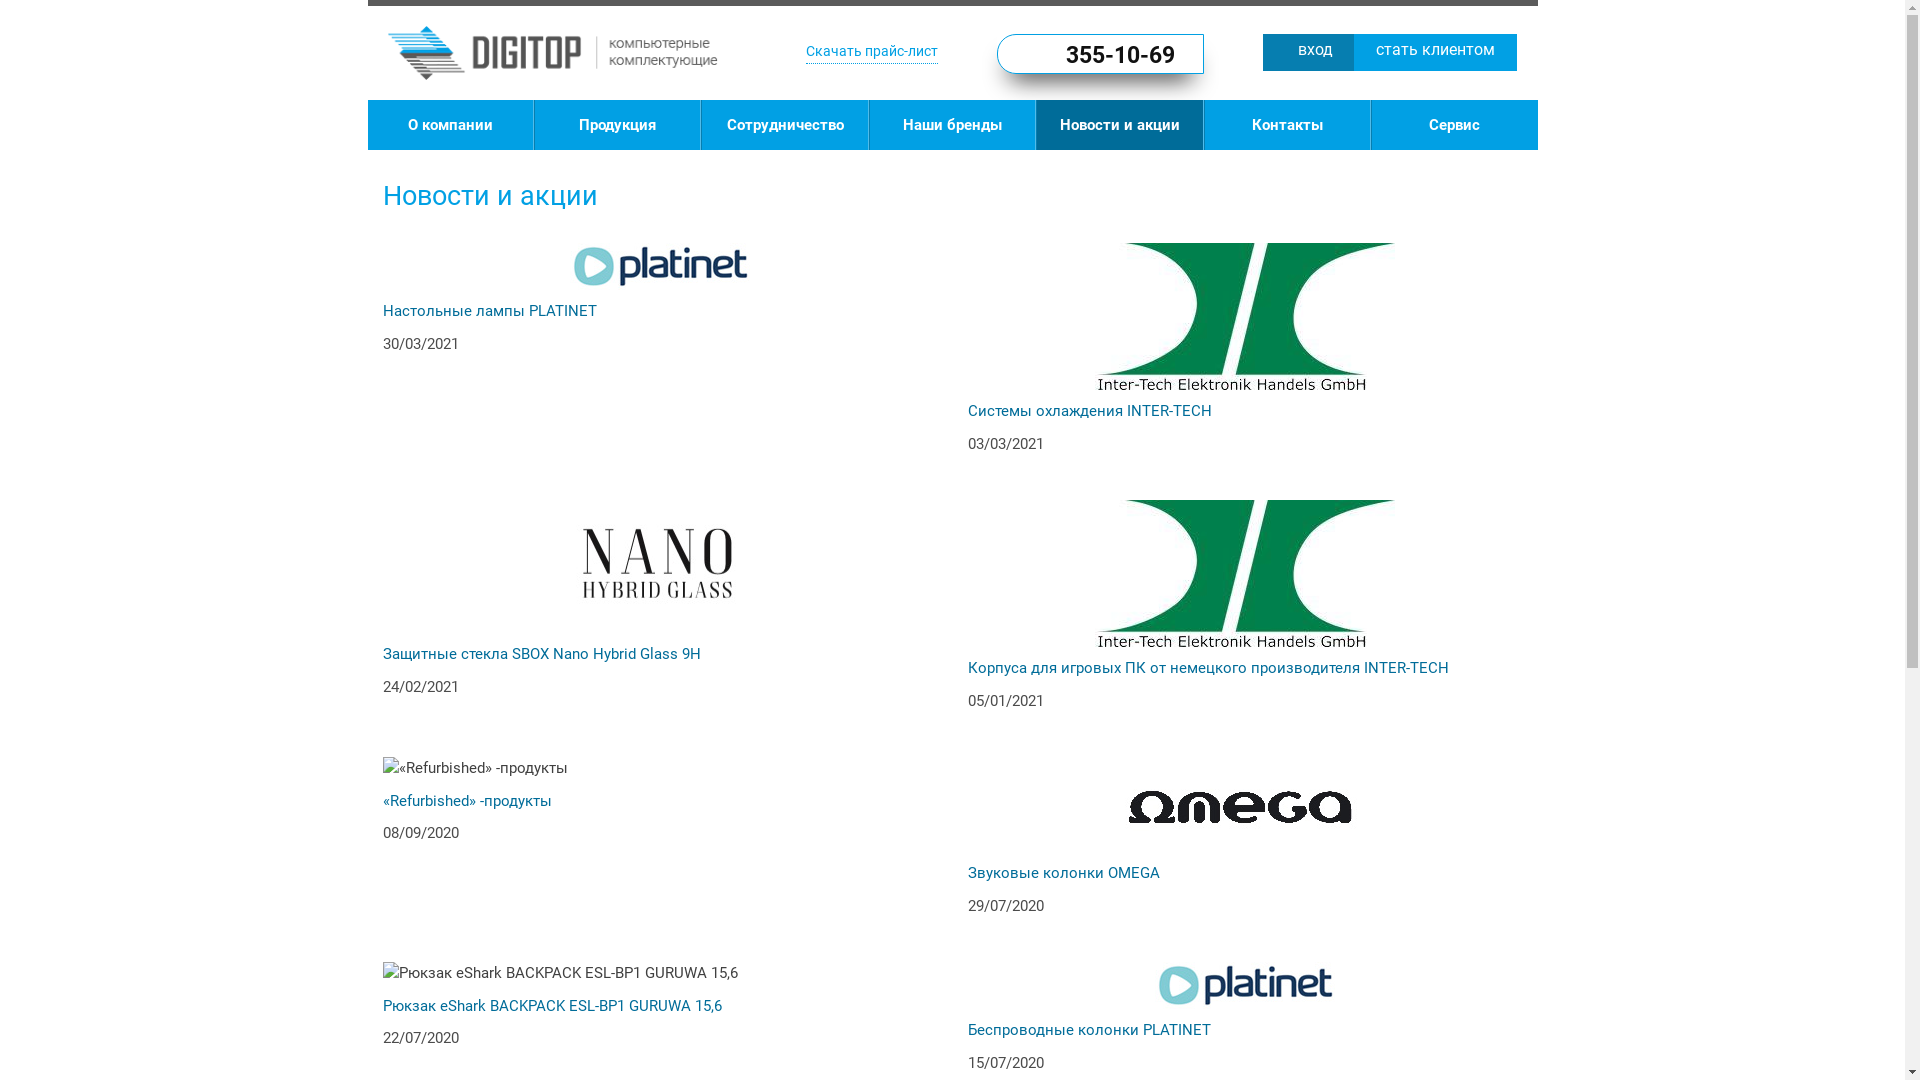  What do you see at coordinates (552, 52) in the screenshot?
I see `'DIGITOP'` at bounding box center [552, 52].